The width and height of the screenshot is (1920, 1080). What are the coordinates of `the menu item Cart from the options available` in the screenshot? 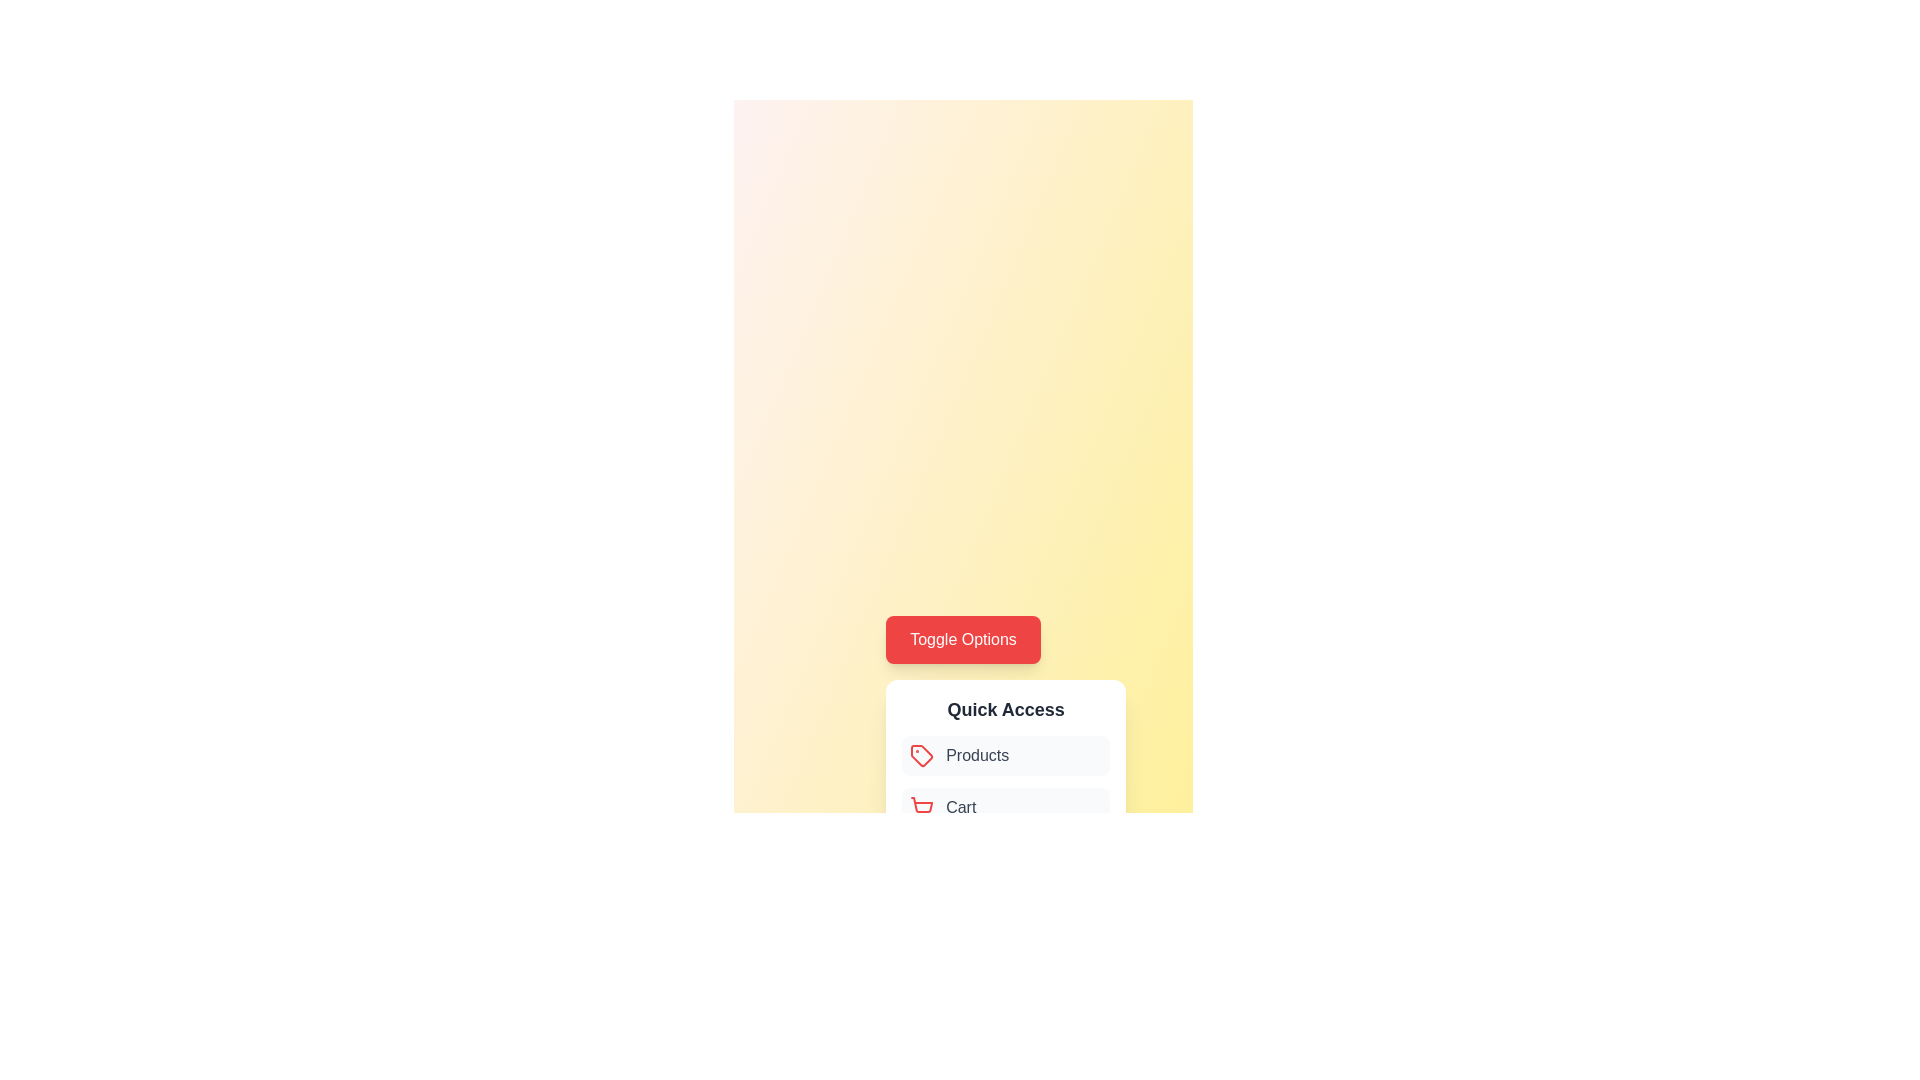 It's located at (1006, 806).